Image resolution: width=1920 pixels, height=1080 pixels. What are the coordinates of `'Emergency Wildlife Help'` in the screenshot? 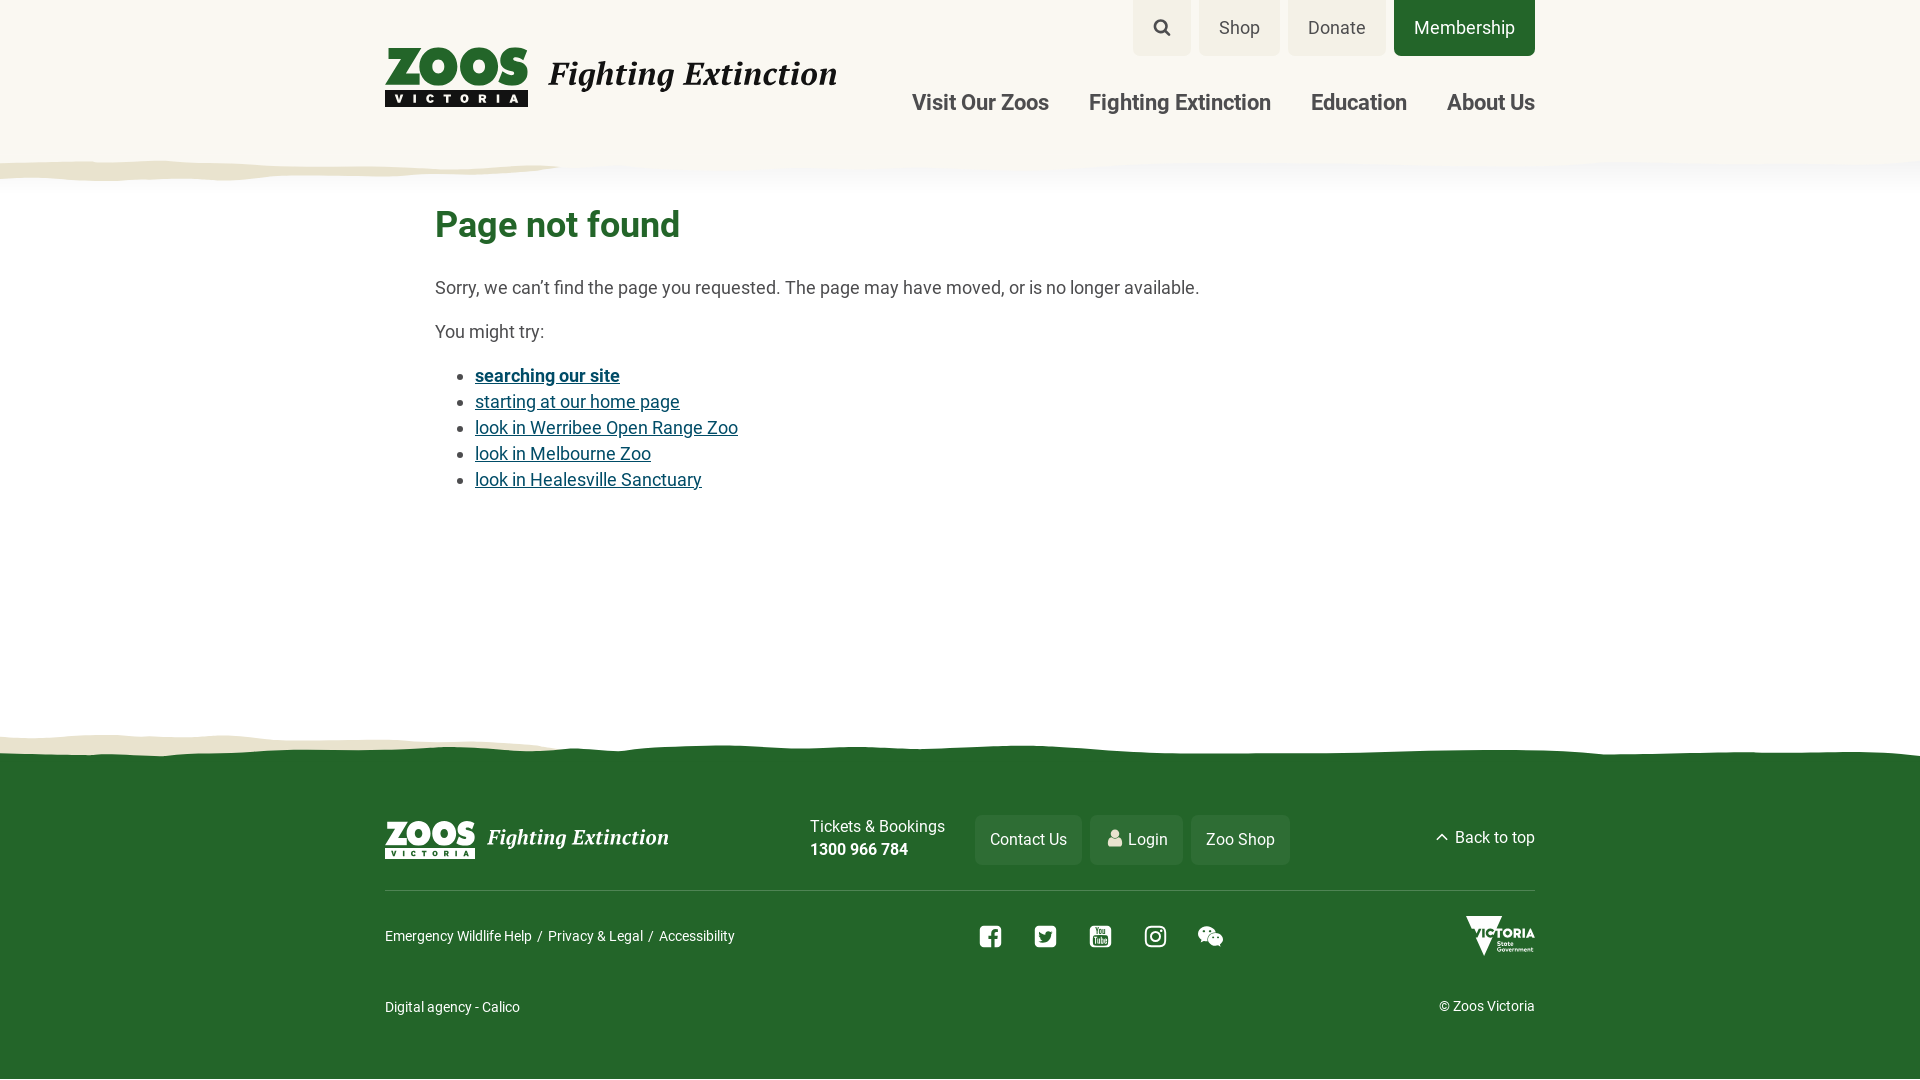 It's located at (457, 936).